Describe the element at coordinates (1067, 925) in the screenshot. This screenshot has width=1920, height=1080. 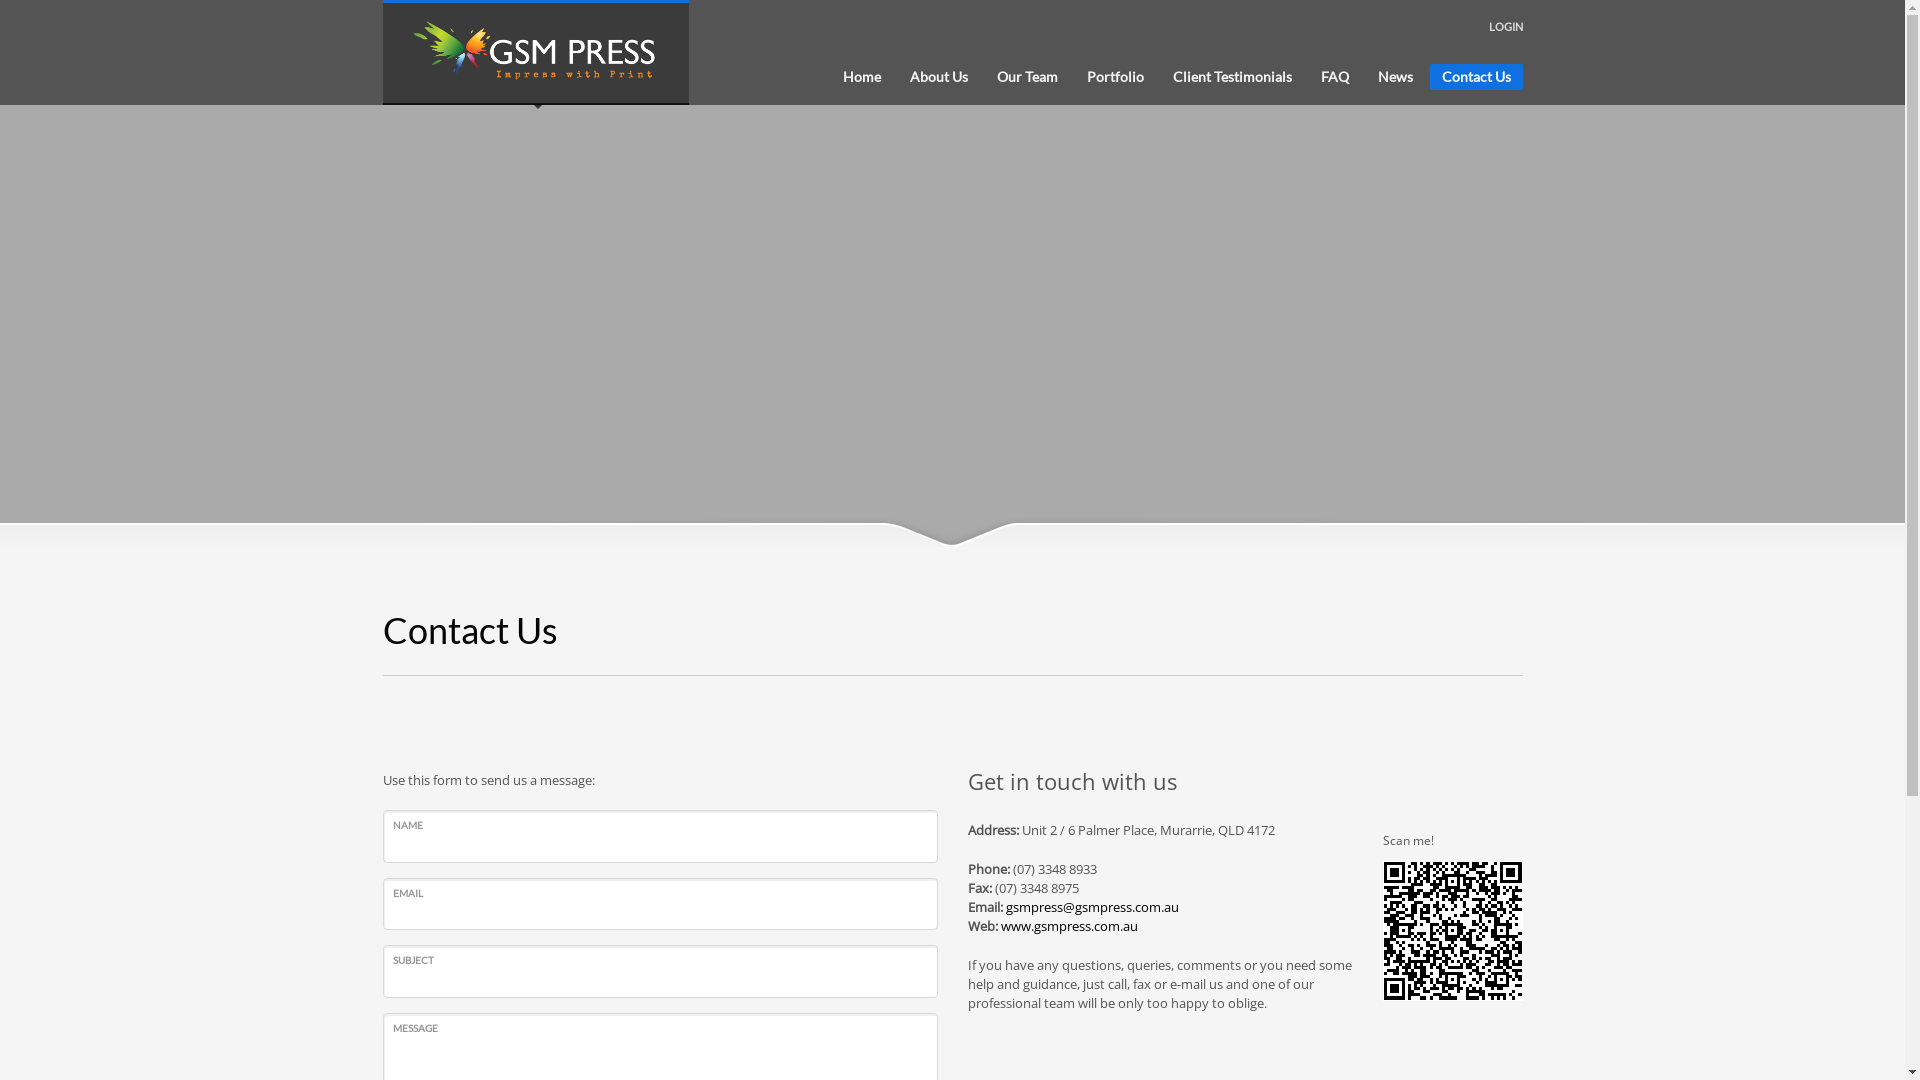
I see `'www.gsmpress.com.au'` at that location.